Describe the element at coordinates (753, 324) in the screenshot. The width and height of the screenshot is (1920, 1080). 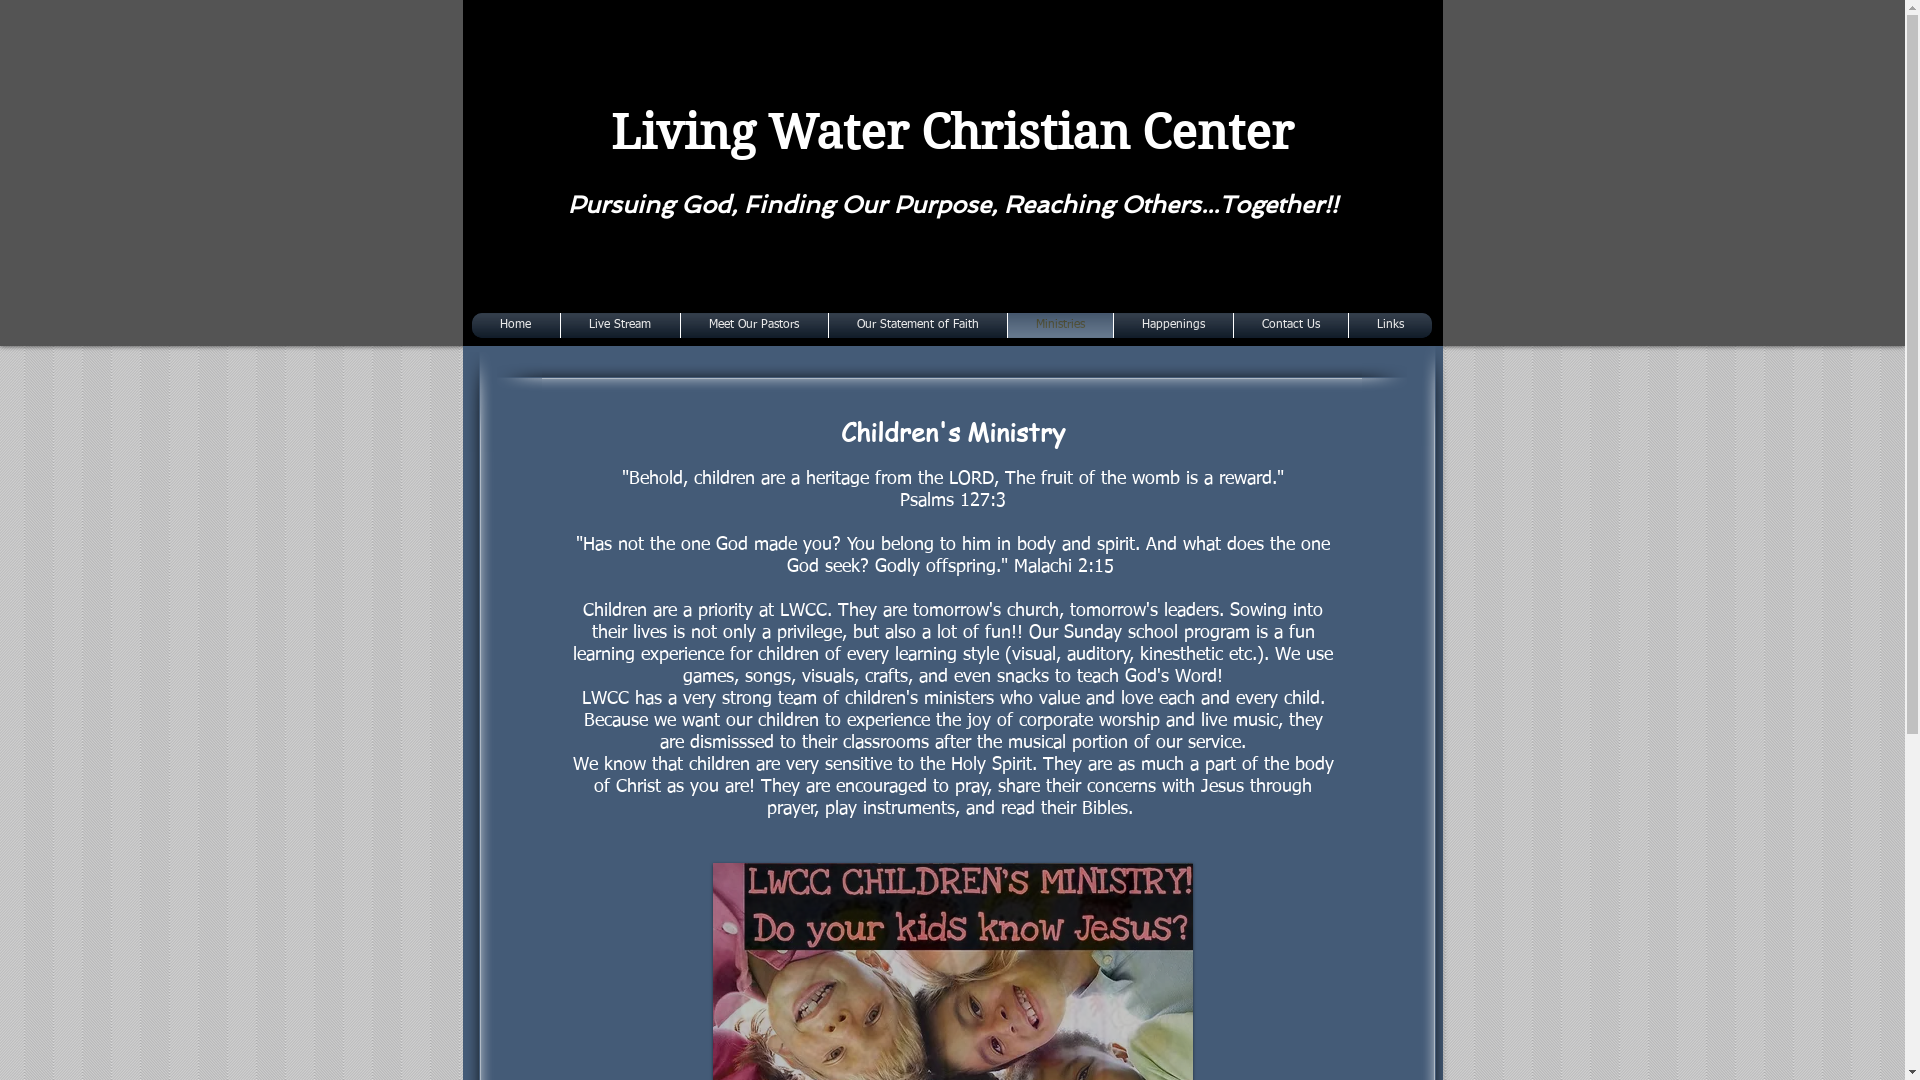
I see `'Meet Our Pastors'` at that location.